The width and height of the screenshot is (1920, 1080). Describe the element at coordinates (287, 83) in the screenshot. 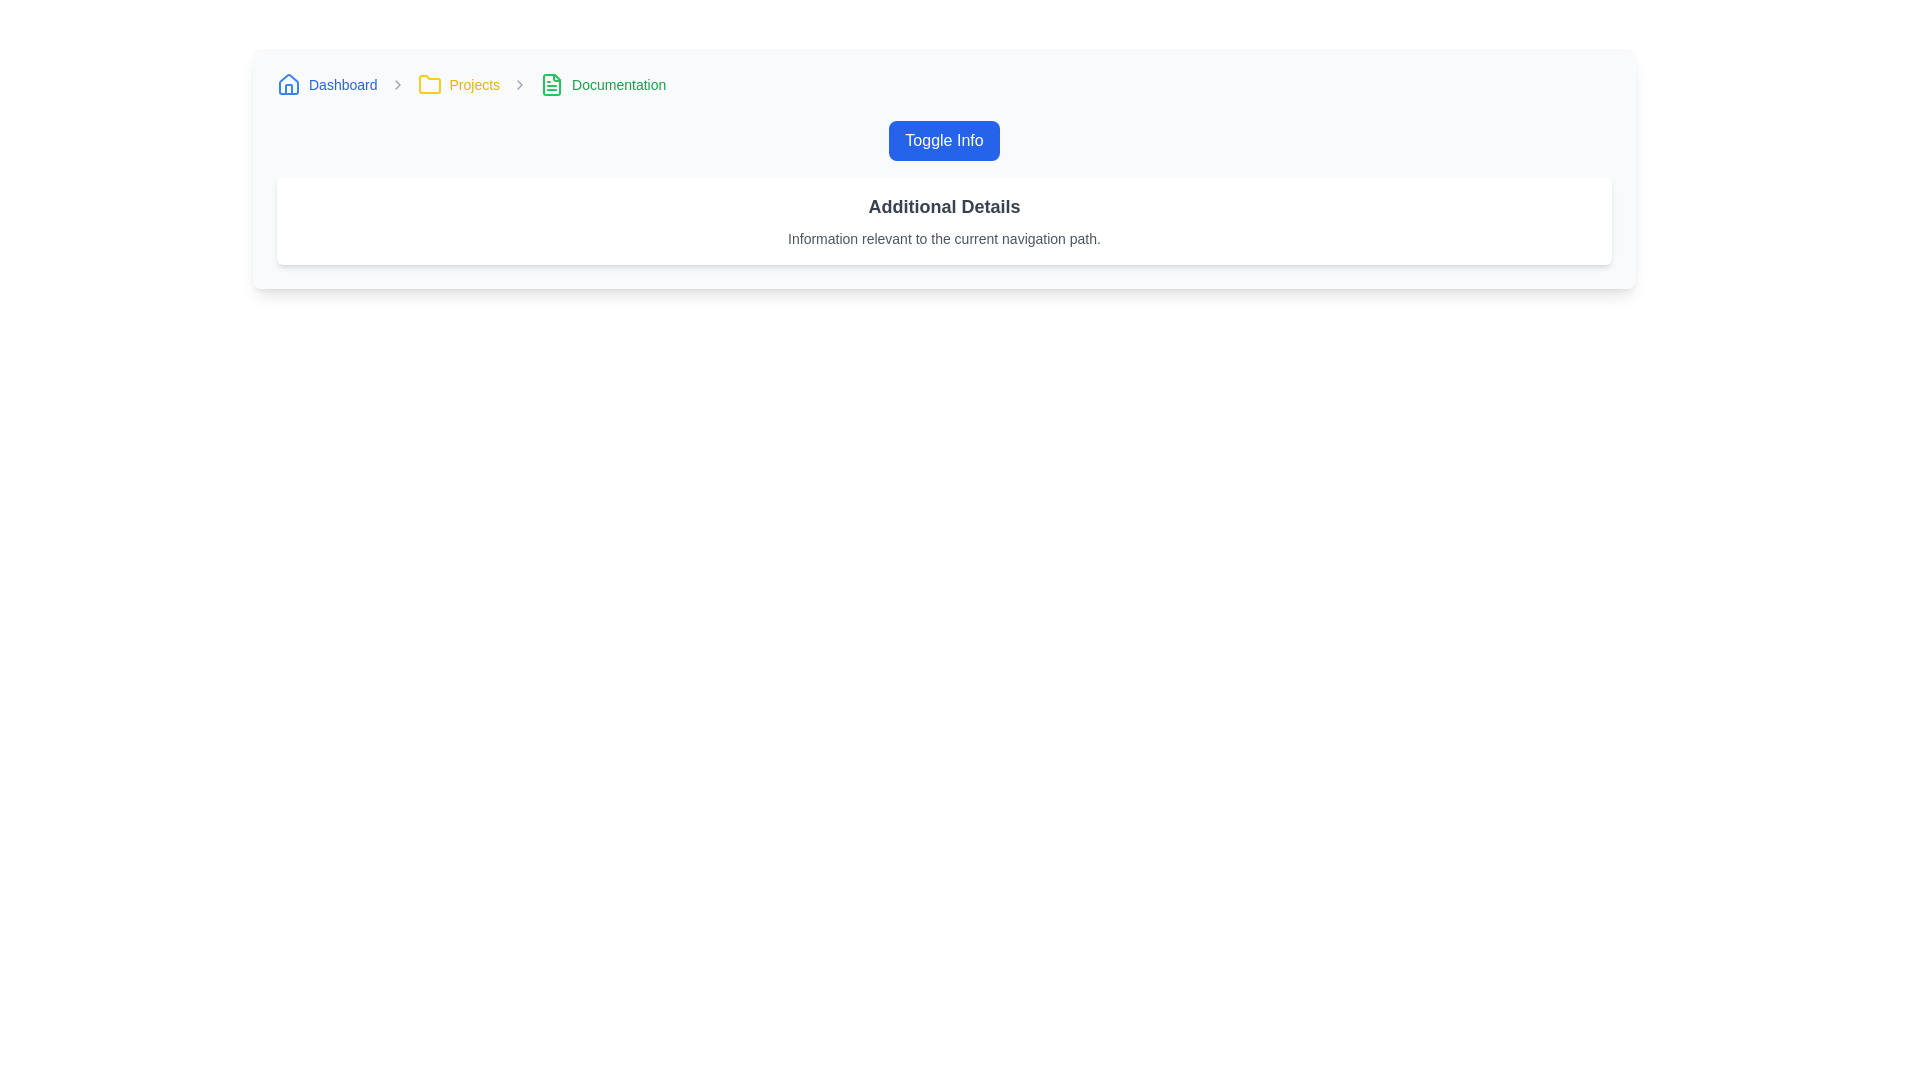

I see `the navigational icon located at the far left of the breadcrumb navigation bar` at that location.